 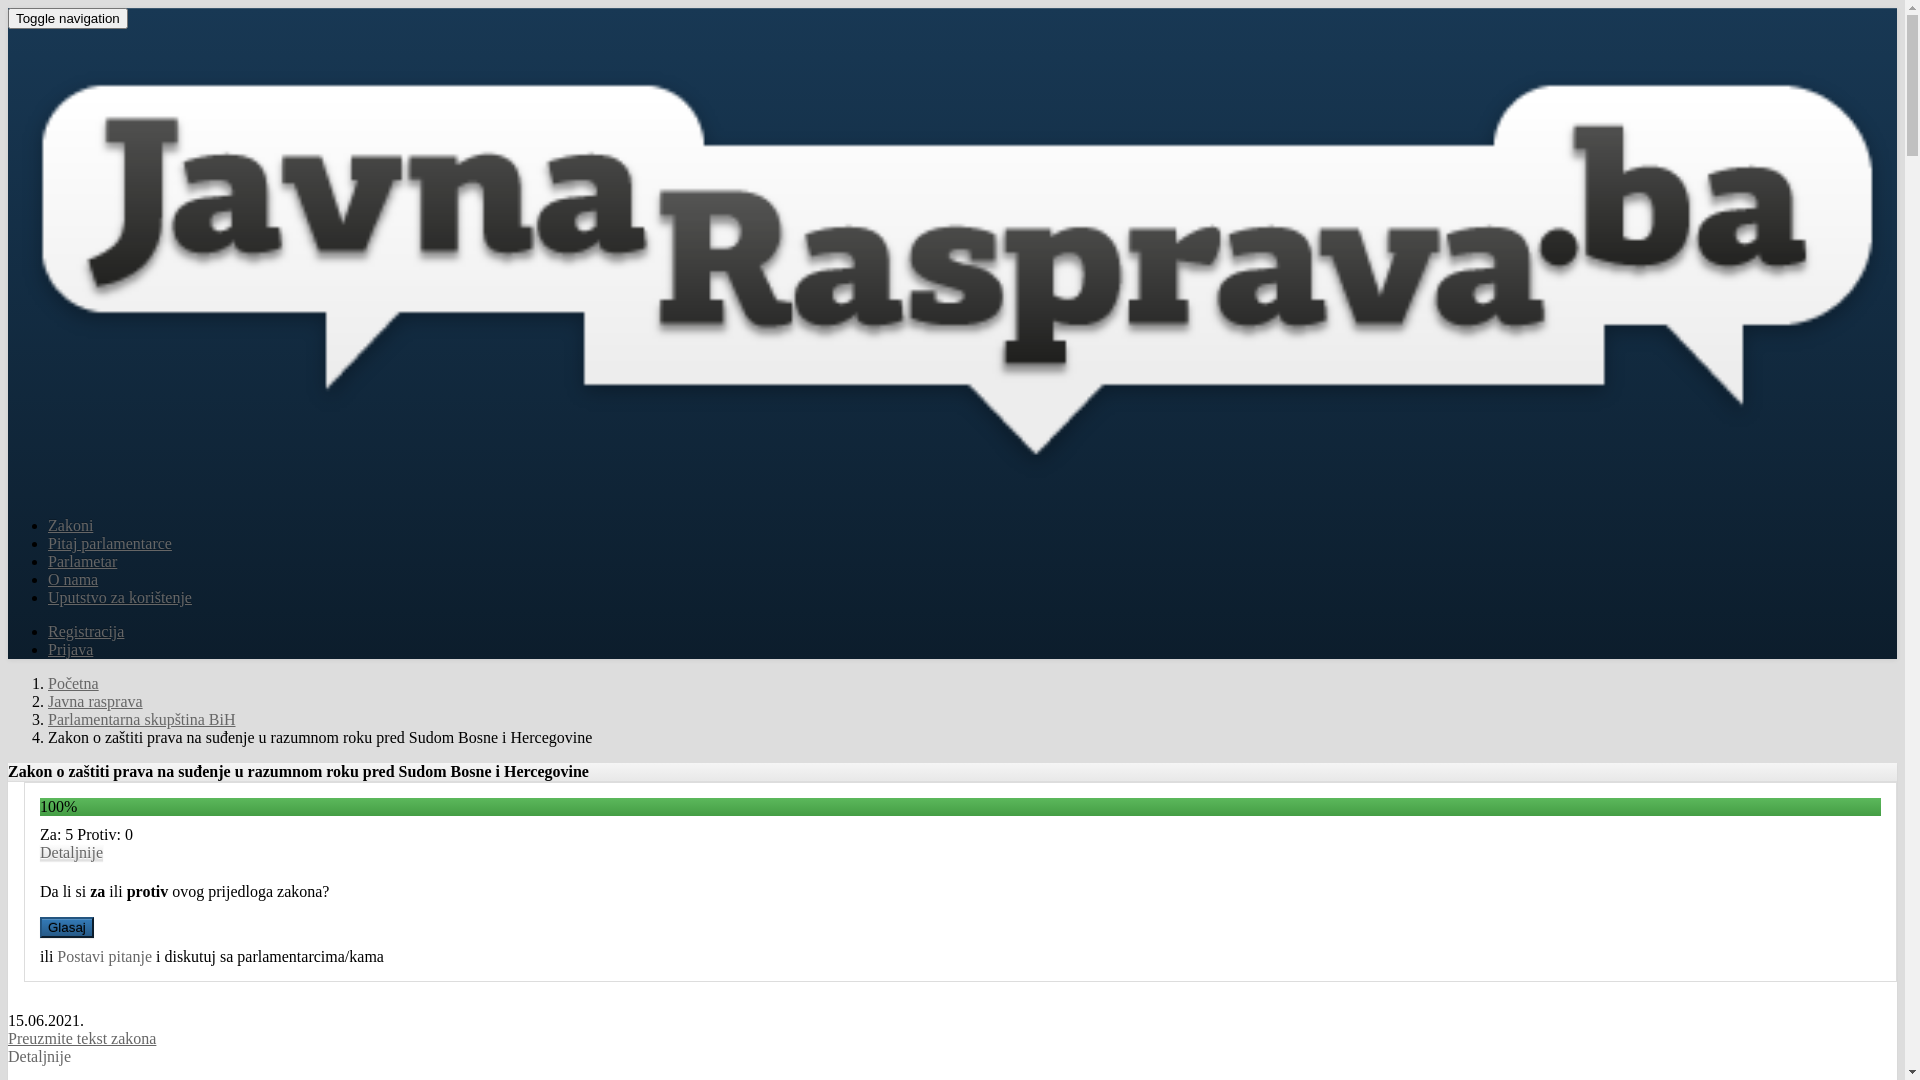 I want to click on 'Detaljnije', so click(x=39, y=852).